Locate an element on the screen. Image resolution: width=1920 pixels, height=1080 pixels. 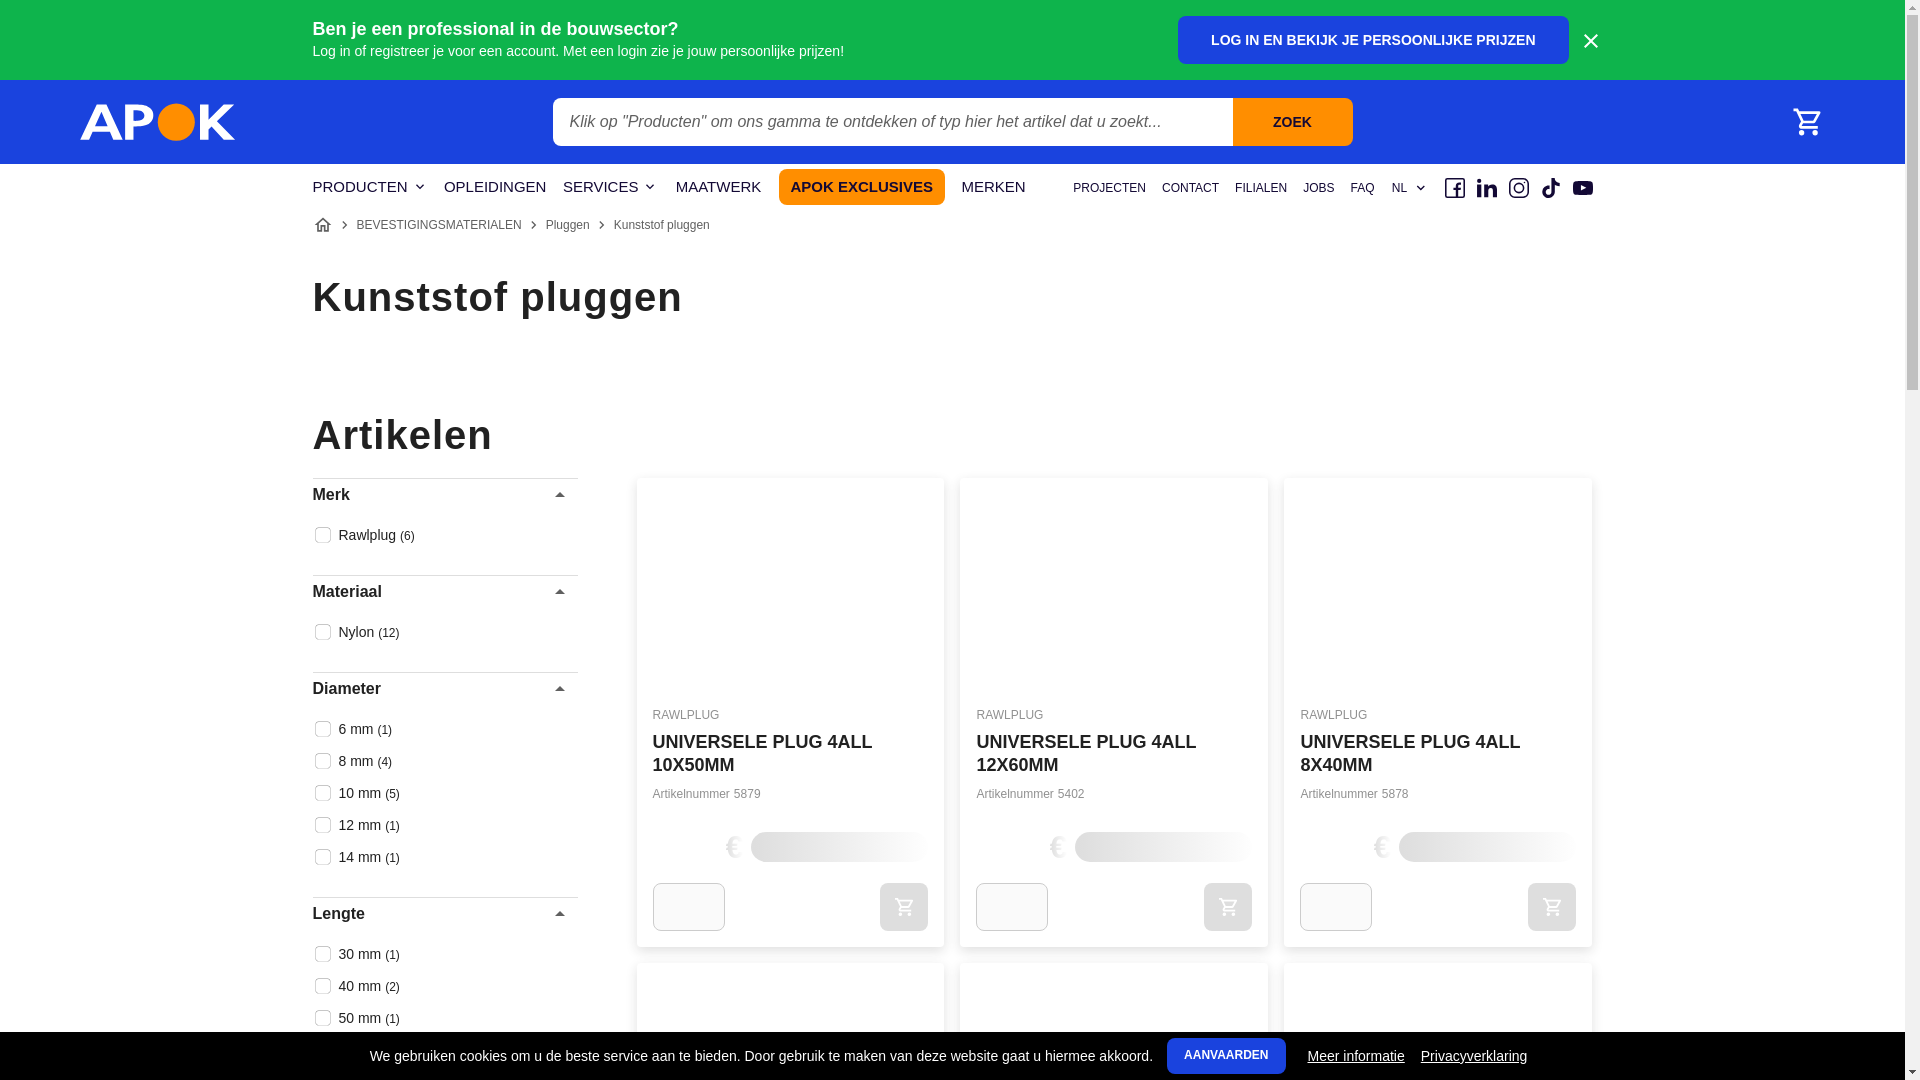
'APOK EXCLUSIVES' is located at coordinates (777, 186).